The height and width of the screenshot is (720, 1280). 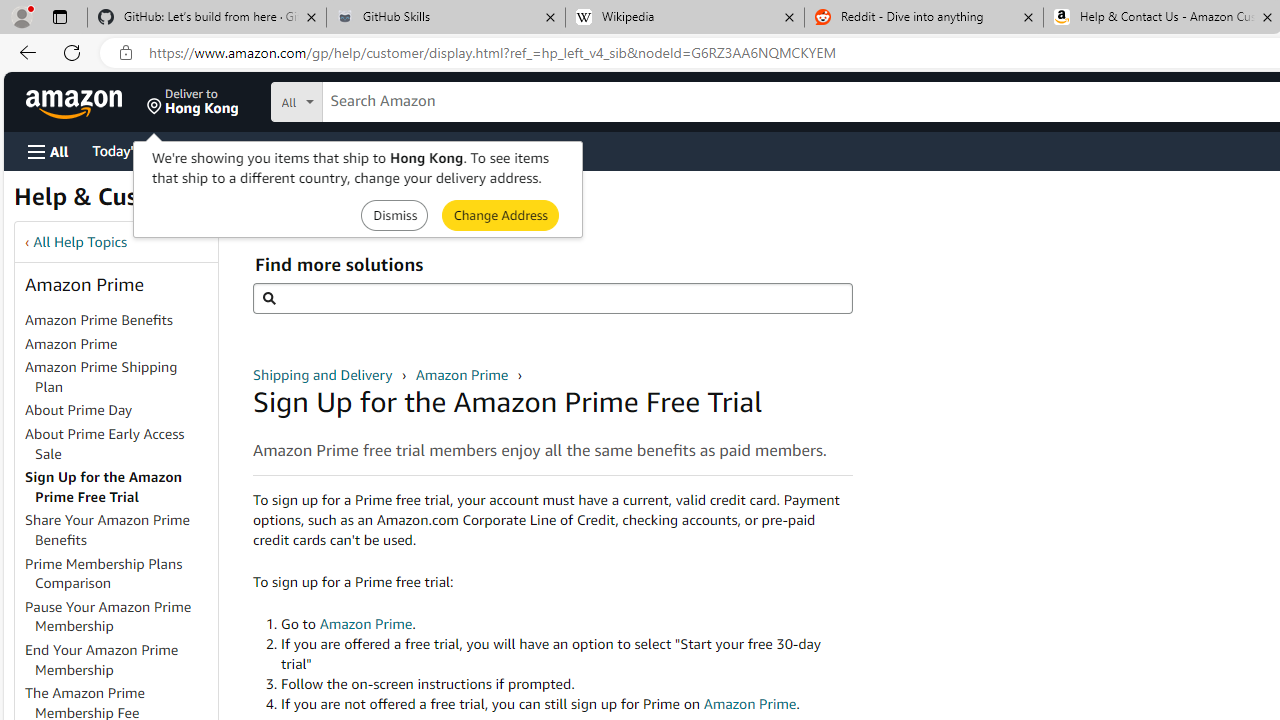 What do you see at coordinates (107, 615) in the screenshot?
I see `'Pause Your Amazon Prime Membership'` at bounding box center [107, 615].